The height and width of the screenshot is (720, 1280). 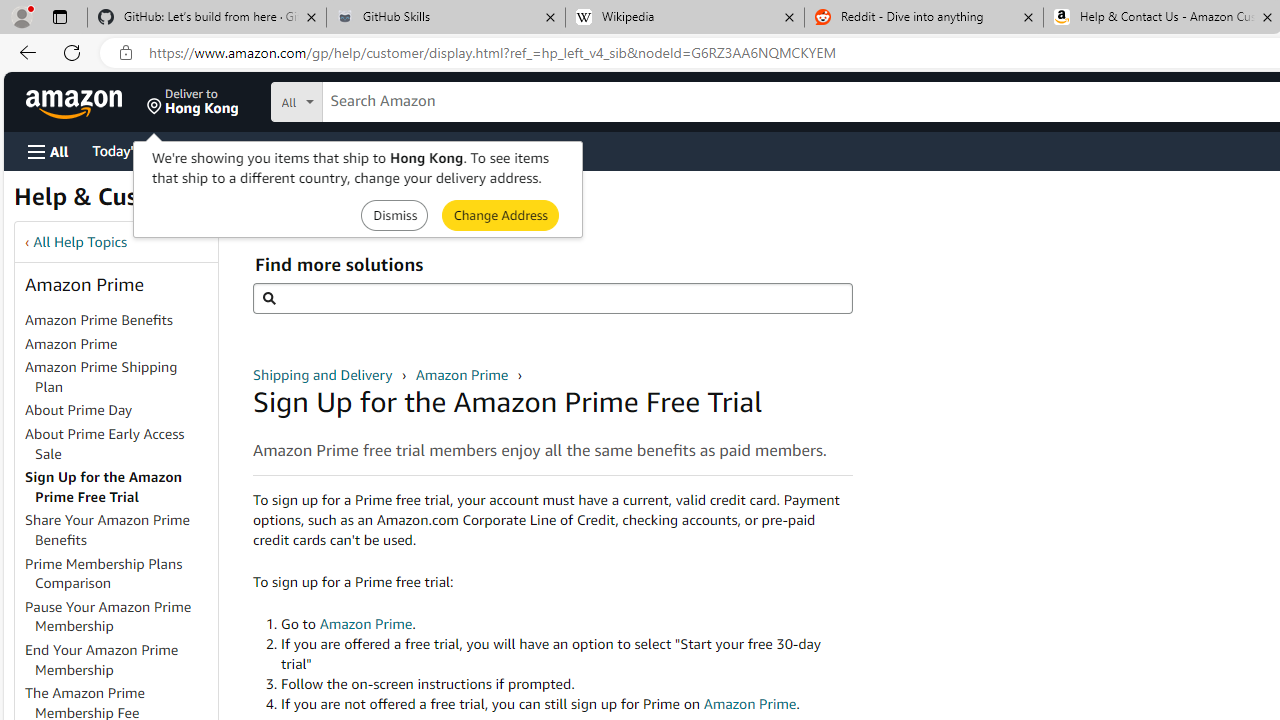 What do you see at coordinates (107, 615) in the screenshot?
I see `'Pause Your Amazon Prime Membership'` at bounding box center [107, 615].